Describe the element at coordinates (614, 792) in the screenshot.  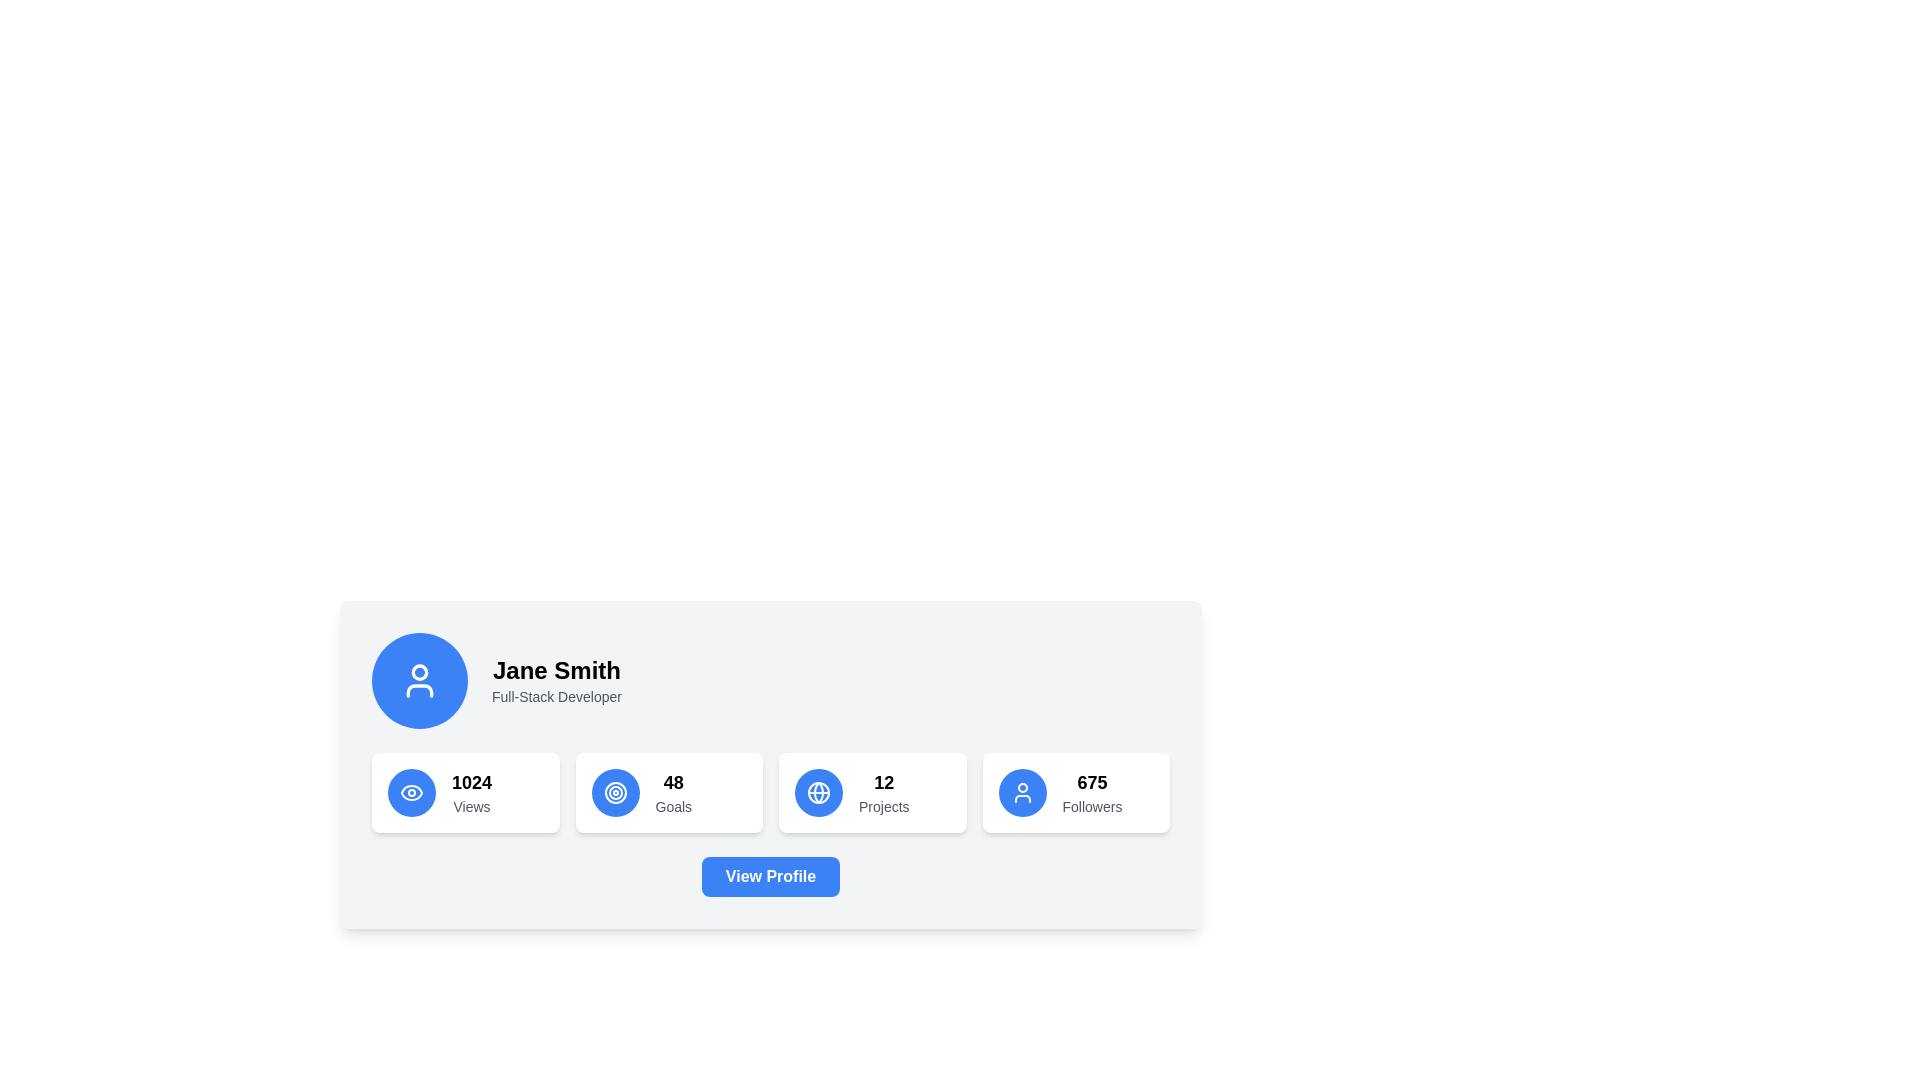
I see `outermost boundary circle of the blue target icon located in the second column of the statistics row of the user card, situated between the 'Views' and 'Projects' icons` at that location.